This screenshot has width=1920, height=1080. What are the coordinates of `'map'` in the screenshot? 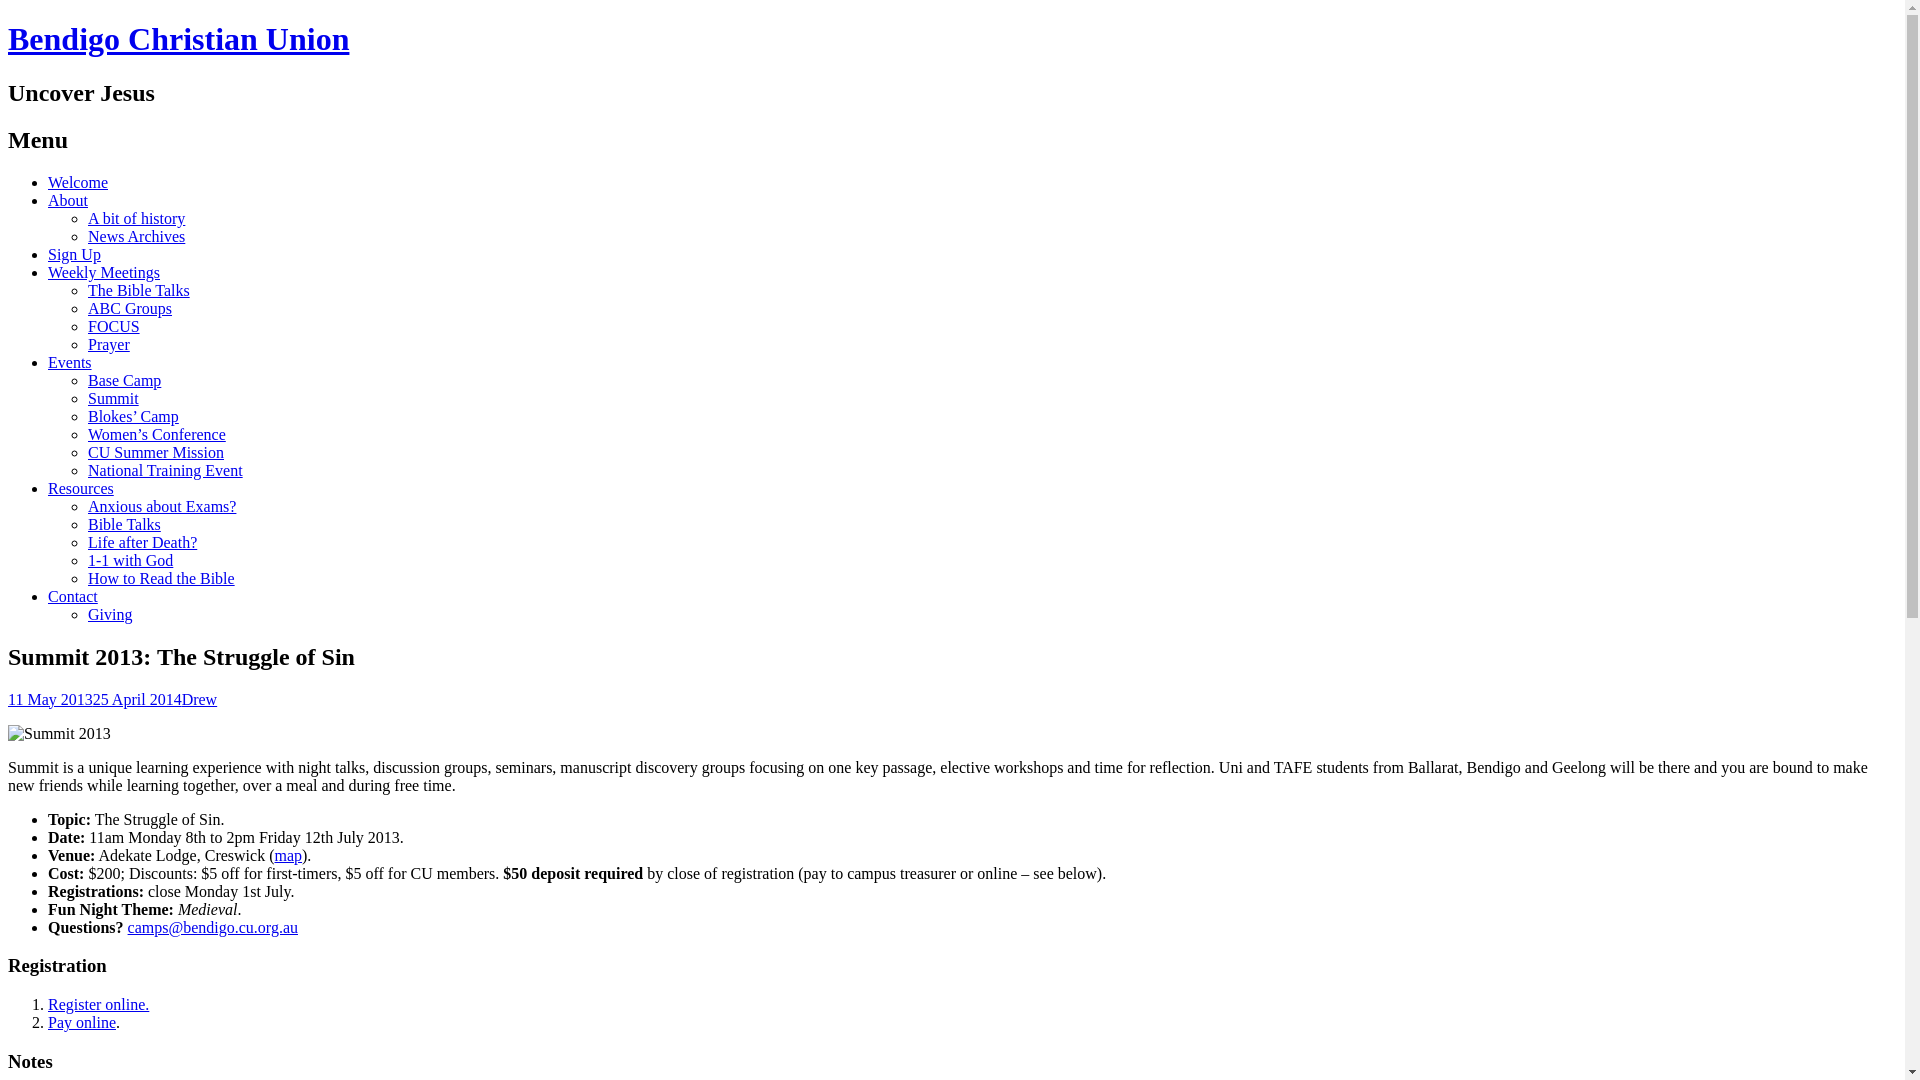 It's located at (287, 854).